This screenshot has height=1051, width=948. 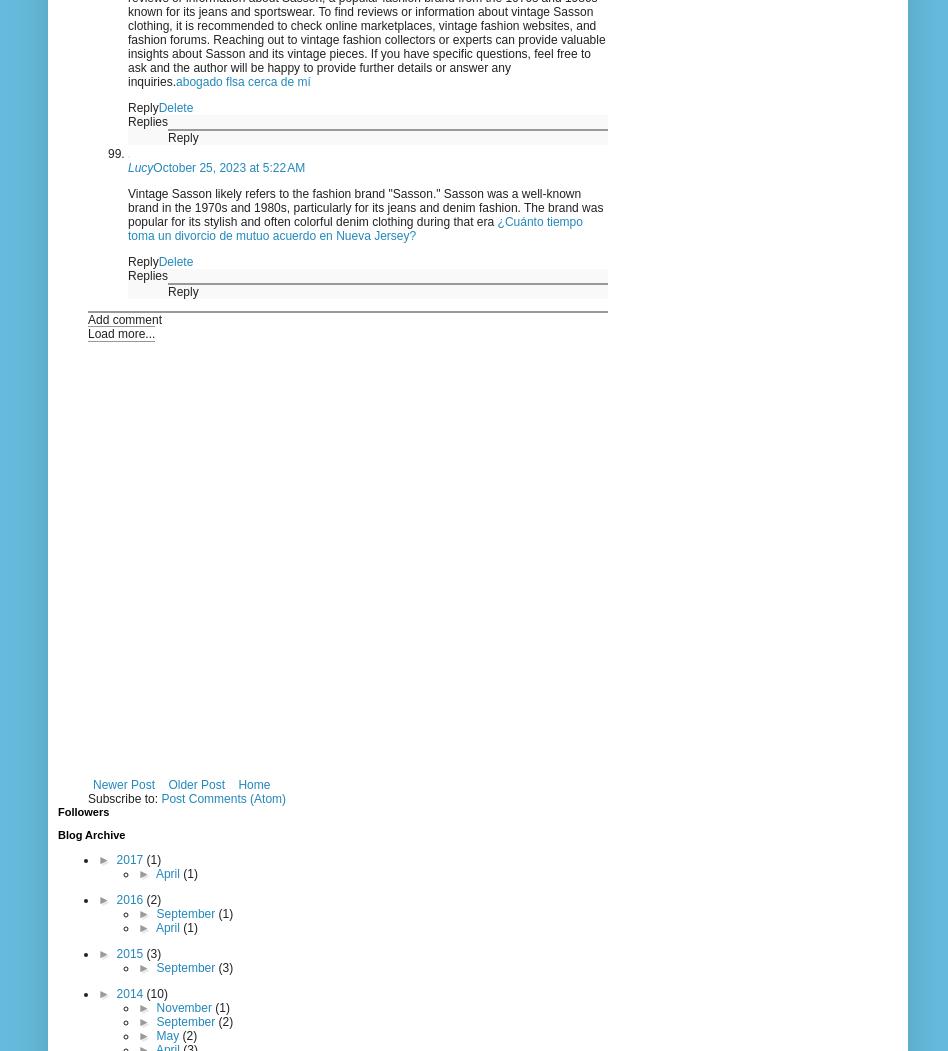 I want to click on '2015', so click(x=130, y=952).